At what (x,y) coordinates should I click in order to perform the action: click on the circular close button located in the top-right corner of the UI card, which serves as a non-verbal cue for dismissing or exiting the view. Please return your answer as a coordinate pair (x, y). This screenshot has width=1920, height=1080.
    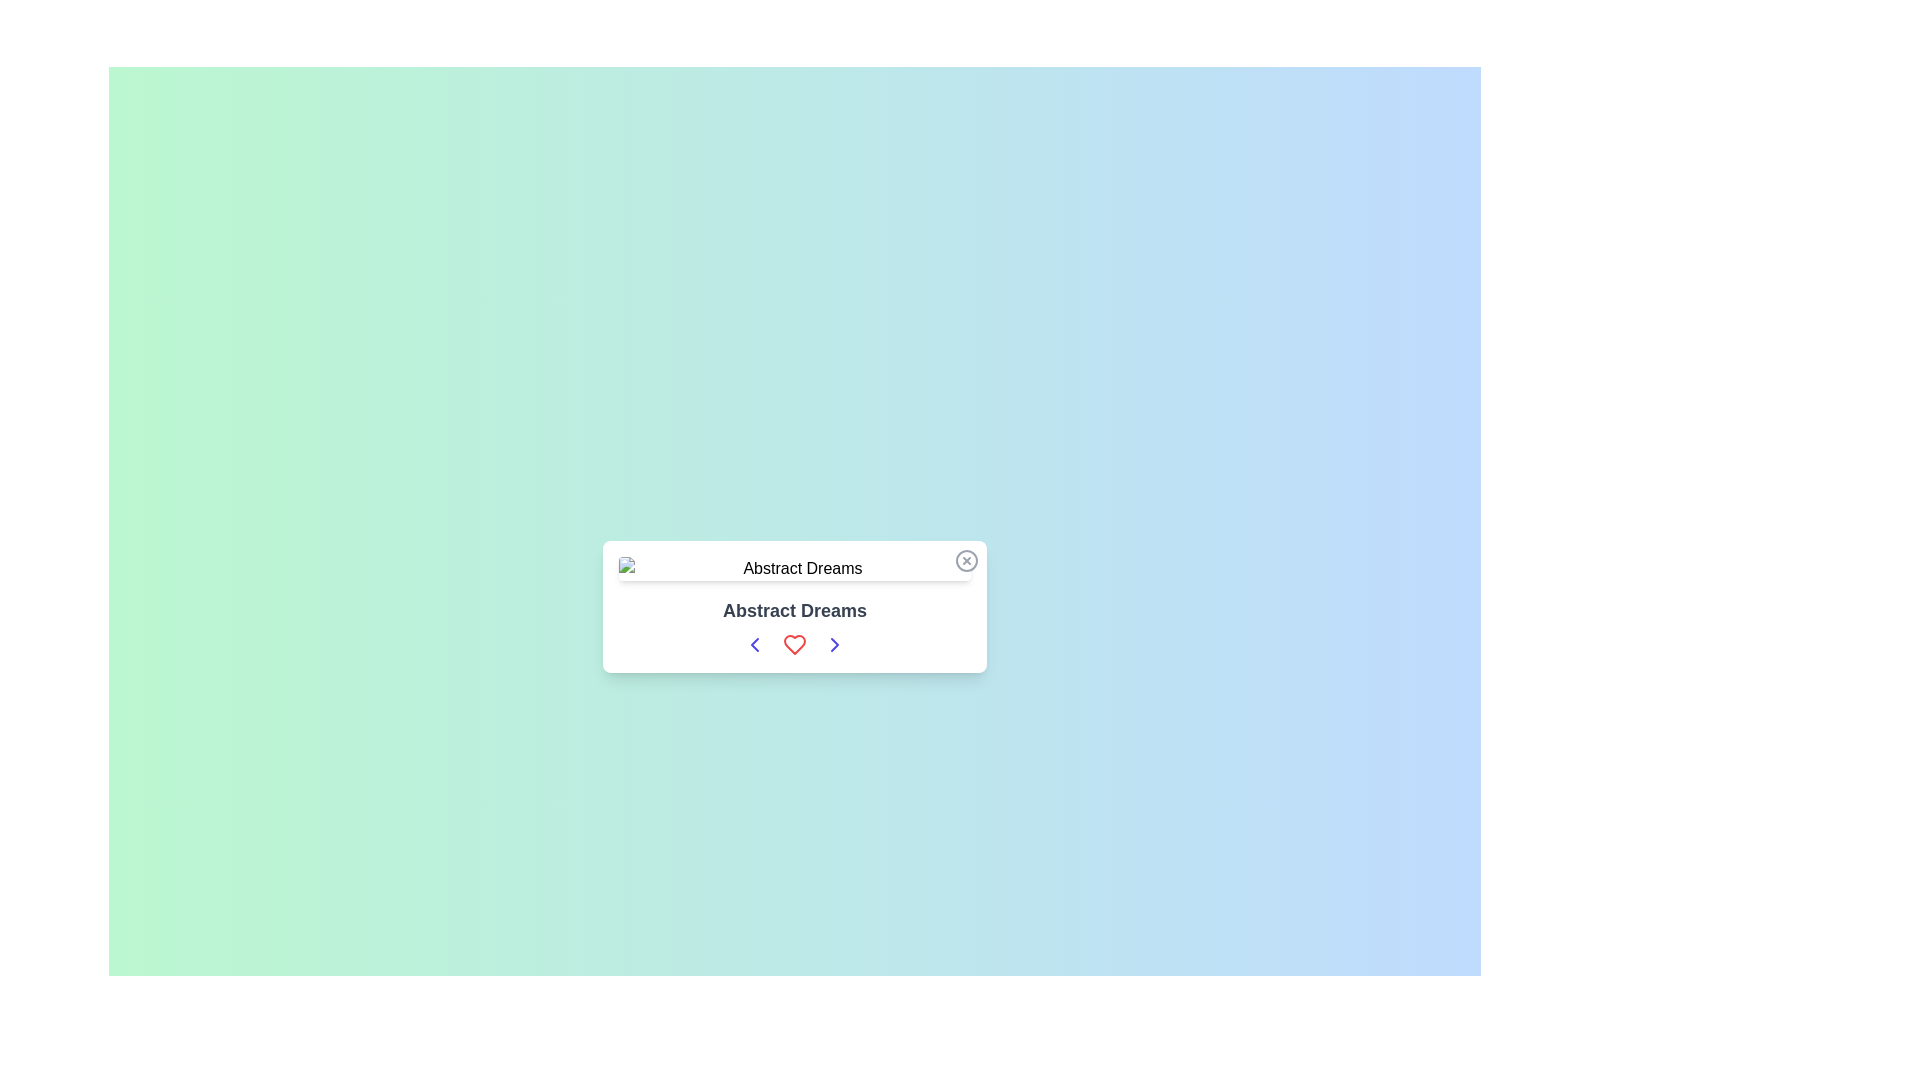
    Looking at the image, I should click on (966, 560).